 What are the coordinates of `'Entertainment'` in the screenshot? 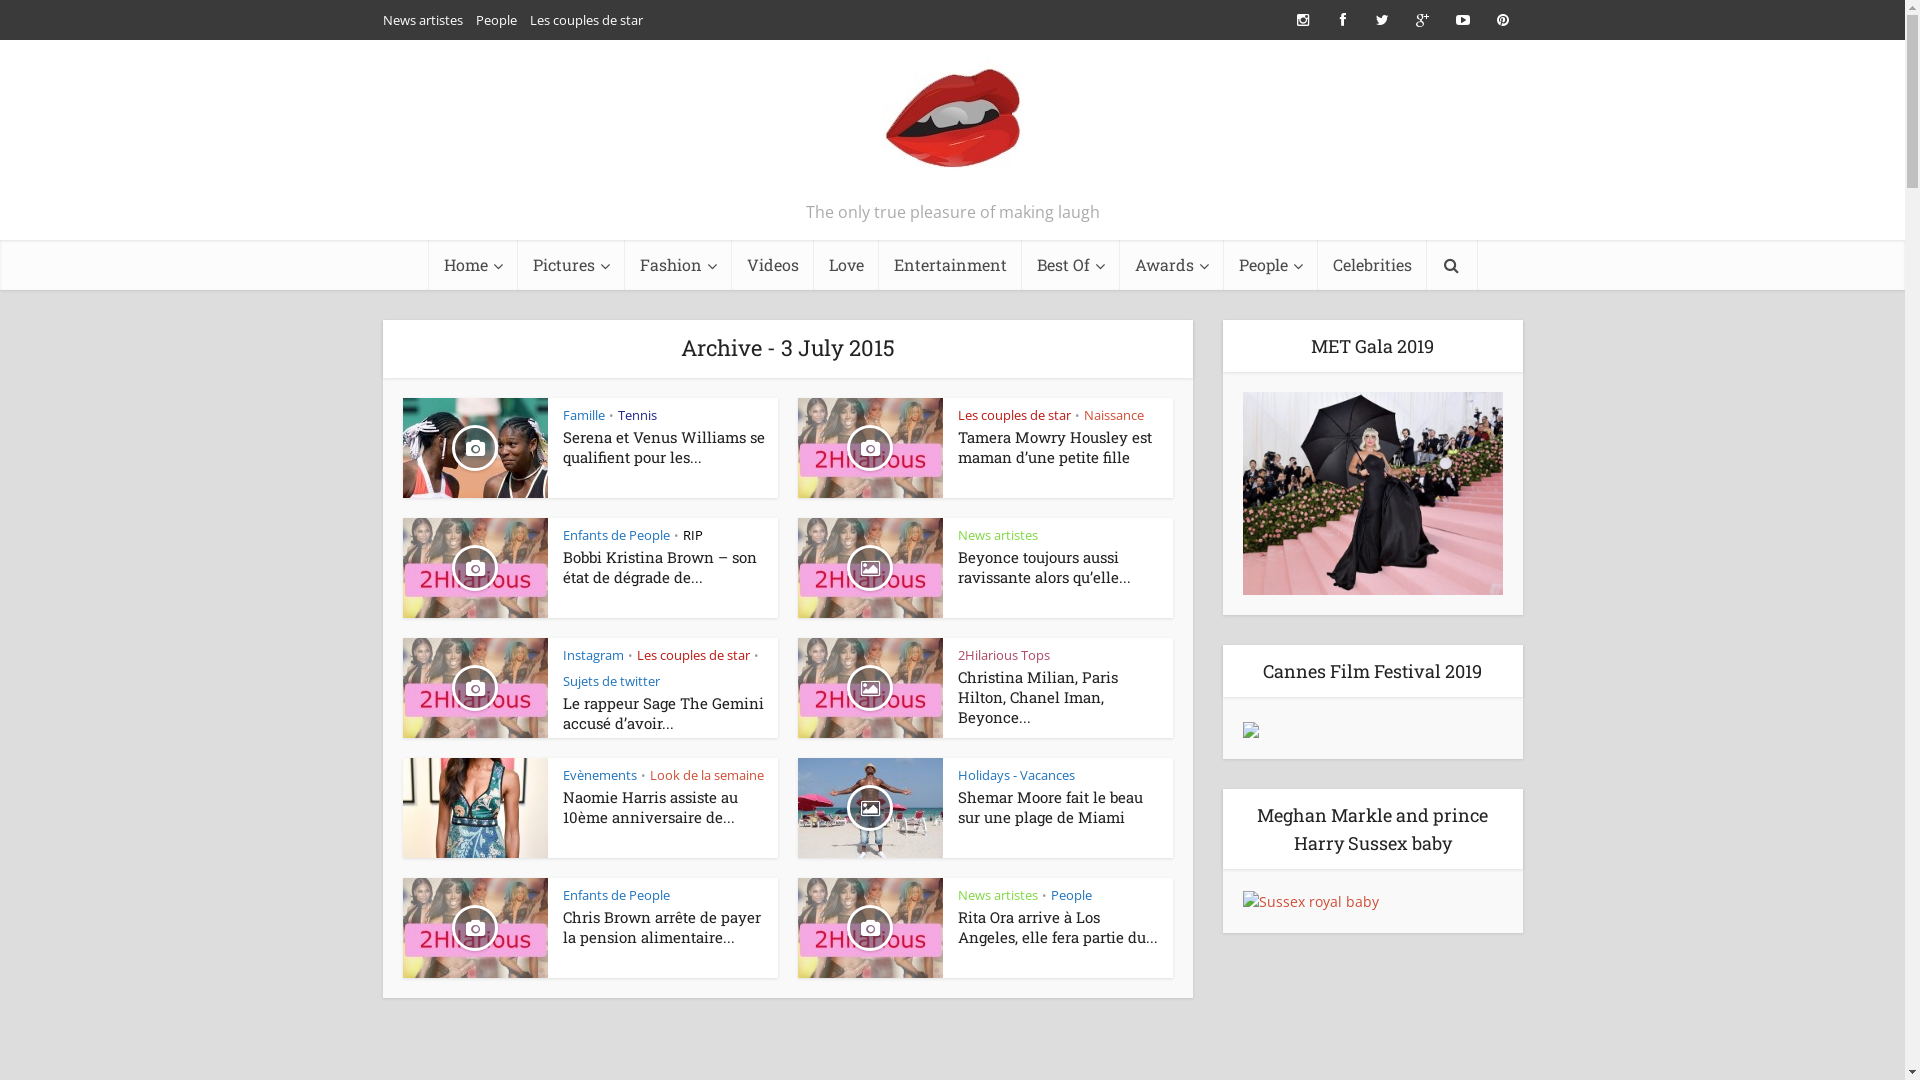 It's located at (948, 264).